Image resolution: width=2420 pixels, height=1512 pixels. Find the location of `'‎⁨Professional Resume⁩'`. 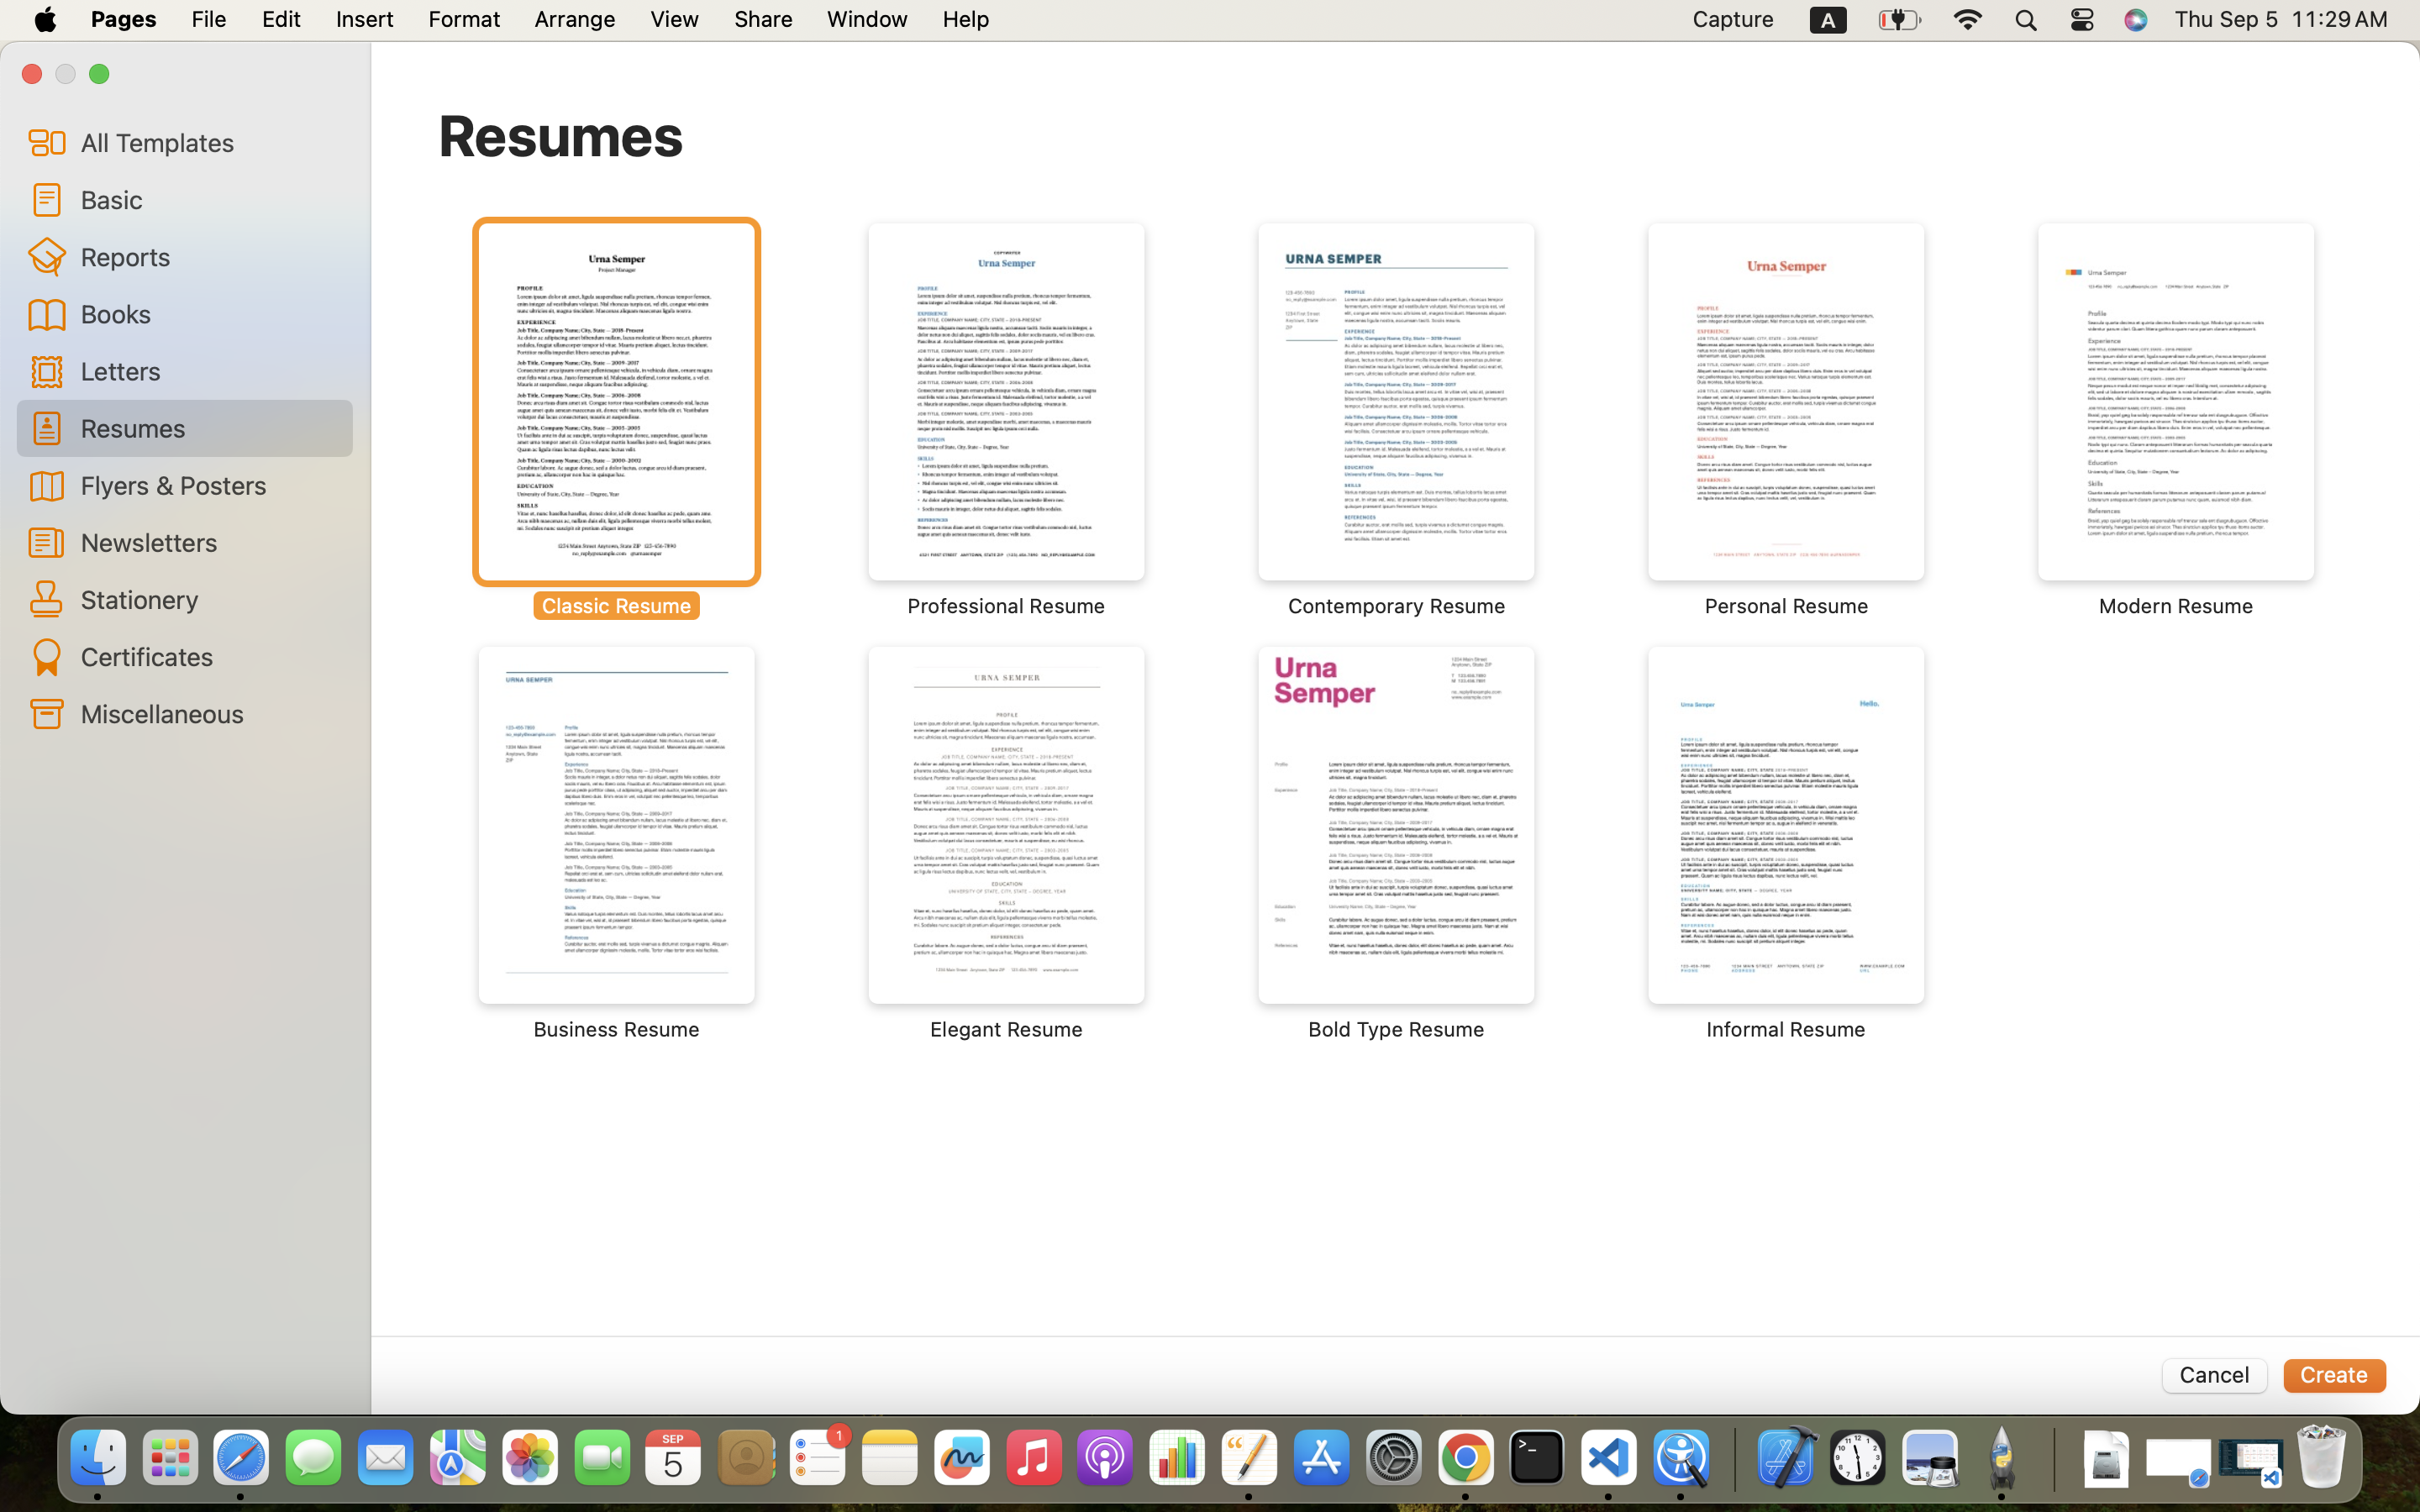

'‎⁨Professional Resume⁩' is located at coordinates (1007, 419).